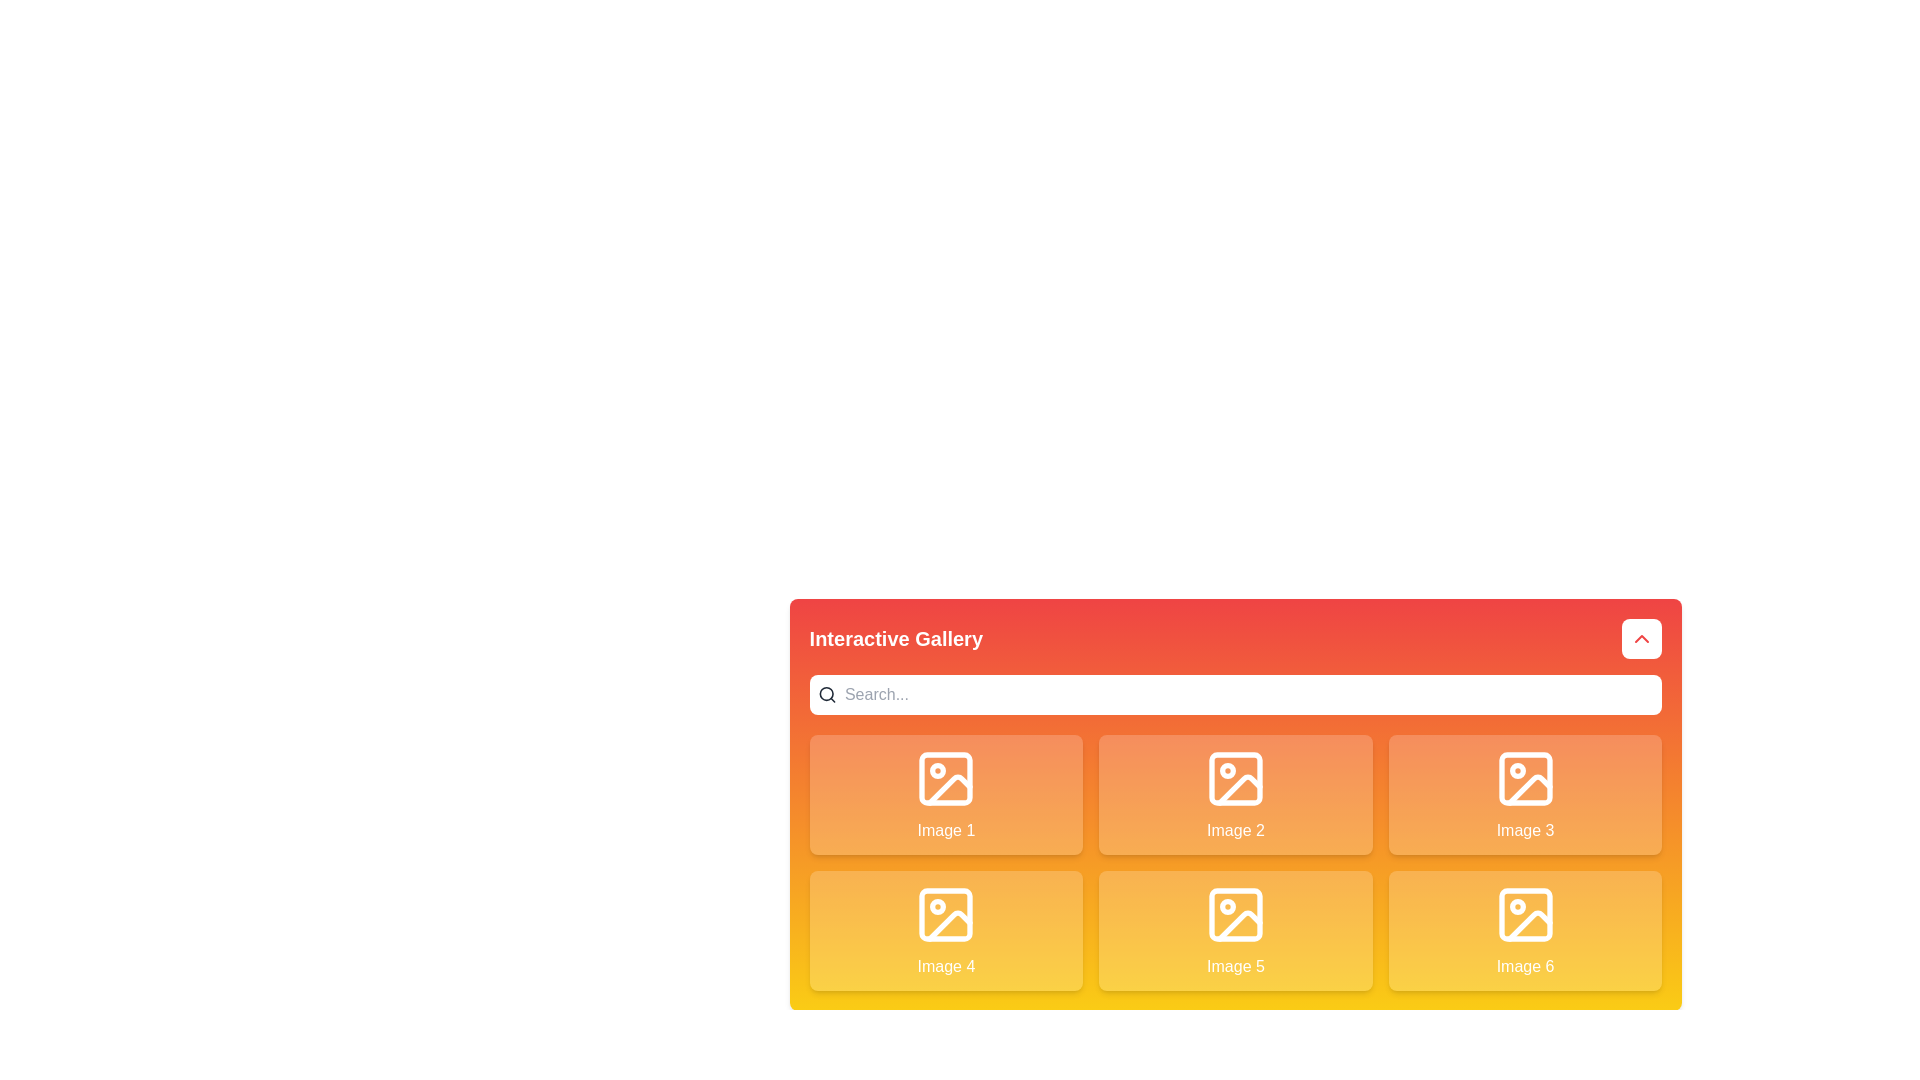  Describe the element at coordinates (1524, 914) in the screenshot. I see `the picture frame icon with a circular detail and diagonal line, located in the bottom-right cell of the 2x3 grid in the 'Interactive Gallery', above the text 'Image 6'` at that location.